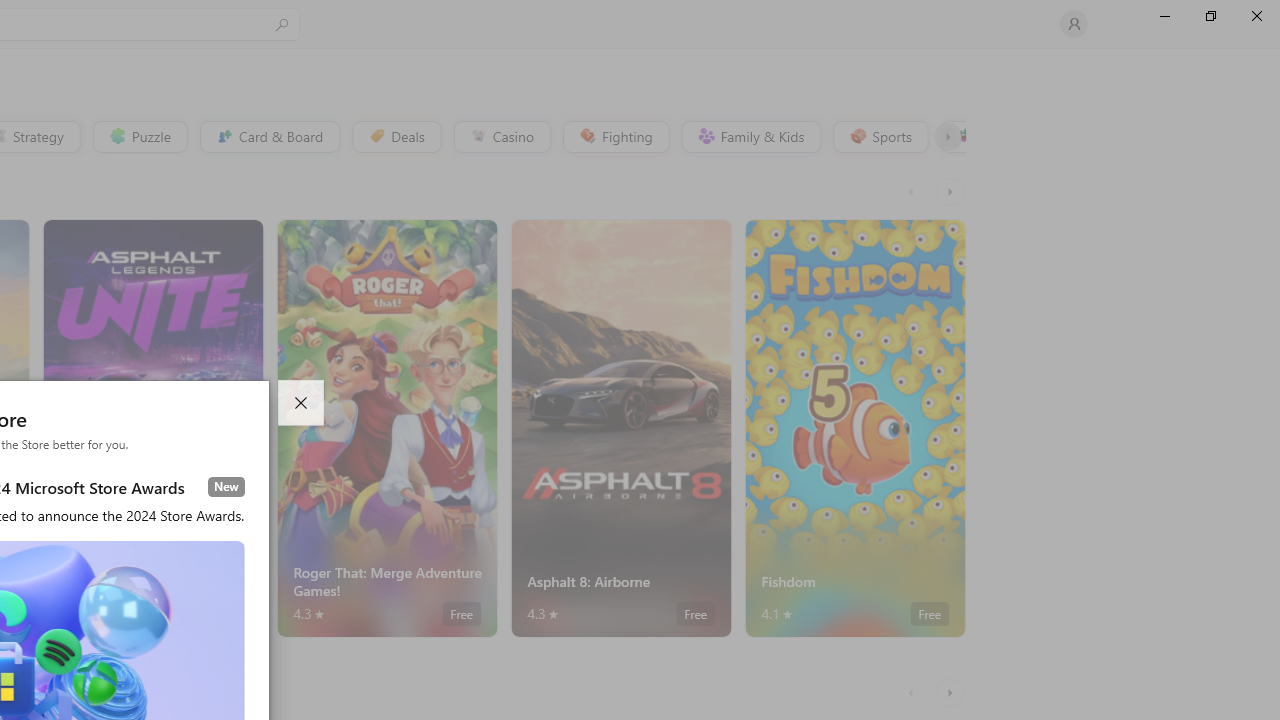 This screenshot has height=720, width=1280. What do you see at coordinates (138, 135) in the screenshot?
I see `'Puzzle'` at bounding box center [138, 135].